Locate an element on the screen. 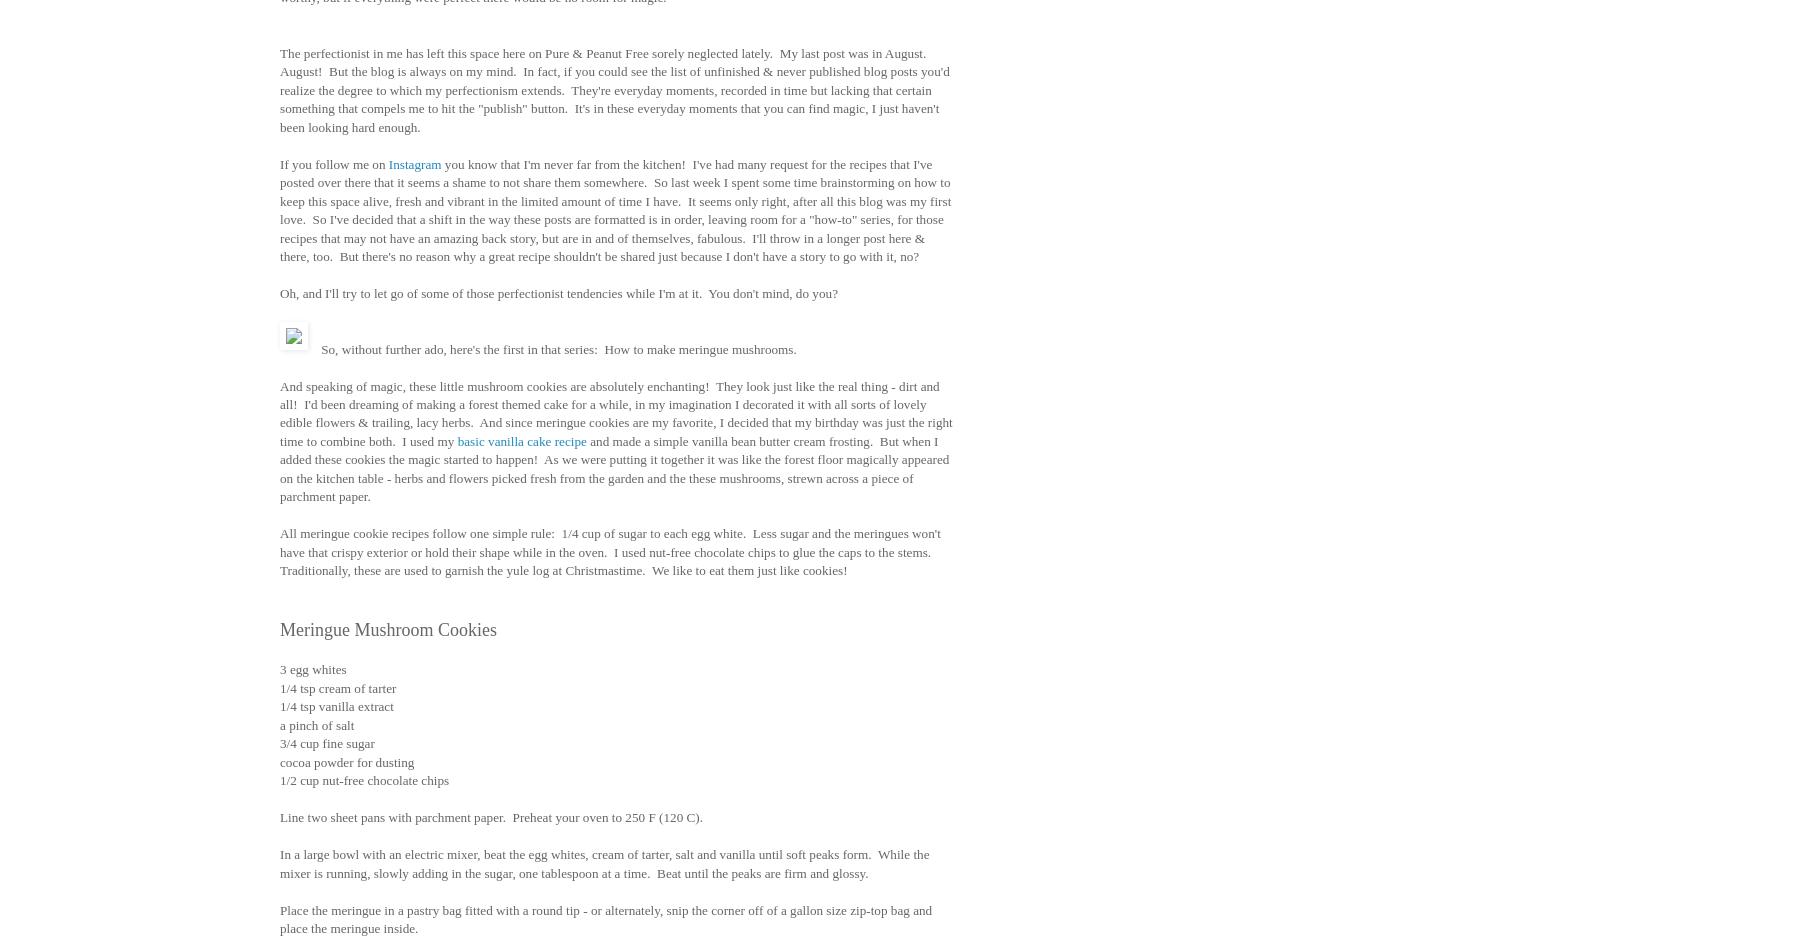 Image resolution: width=1808 pixels, height=938 pixels. 'Place the meringue in a pastry bag fitted with a round tip - or alternately, snip the corner off of a gallon size zip-top bag and place the meringue inside.' is located at coordinates (606, 917).